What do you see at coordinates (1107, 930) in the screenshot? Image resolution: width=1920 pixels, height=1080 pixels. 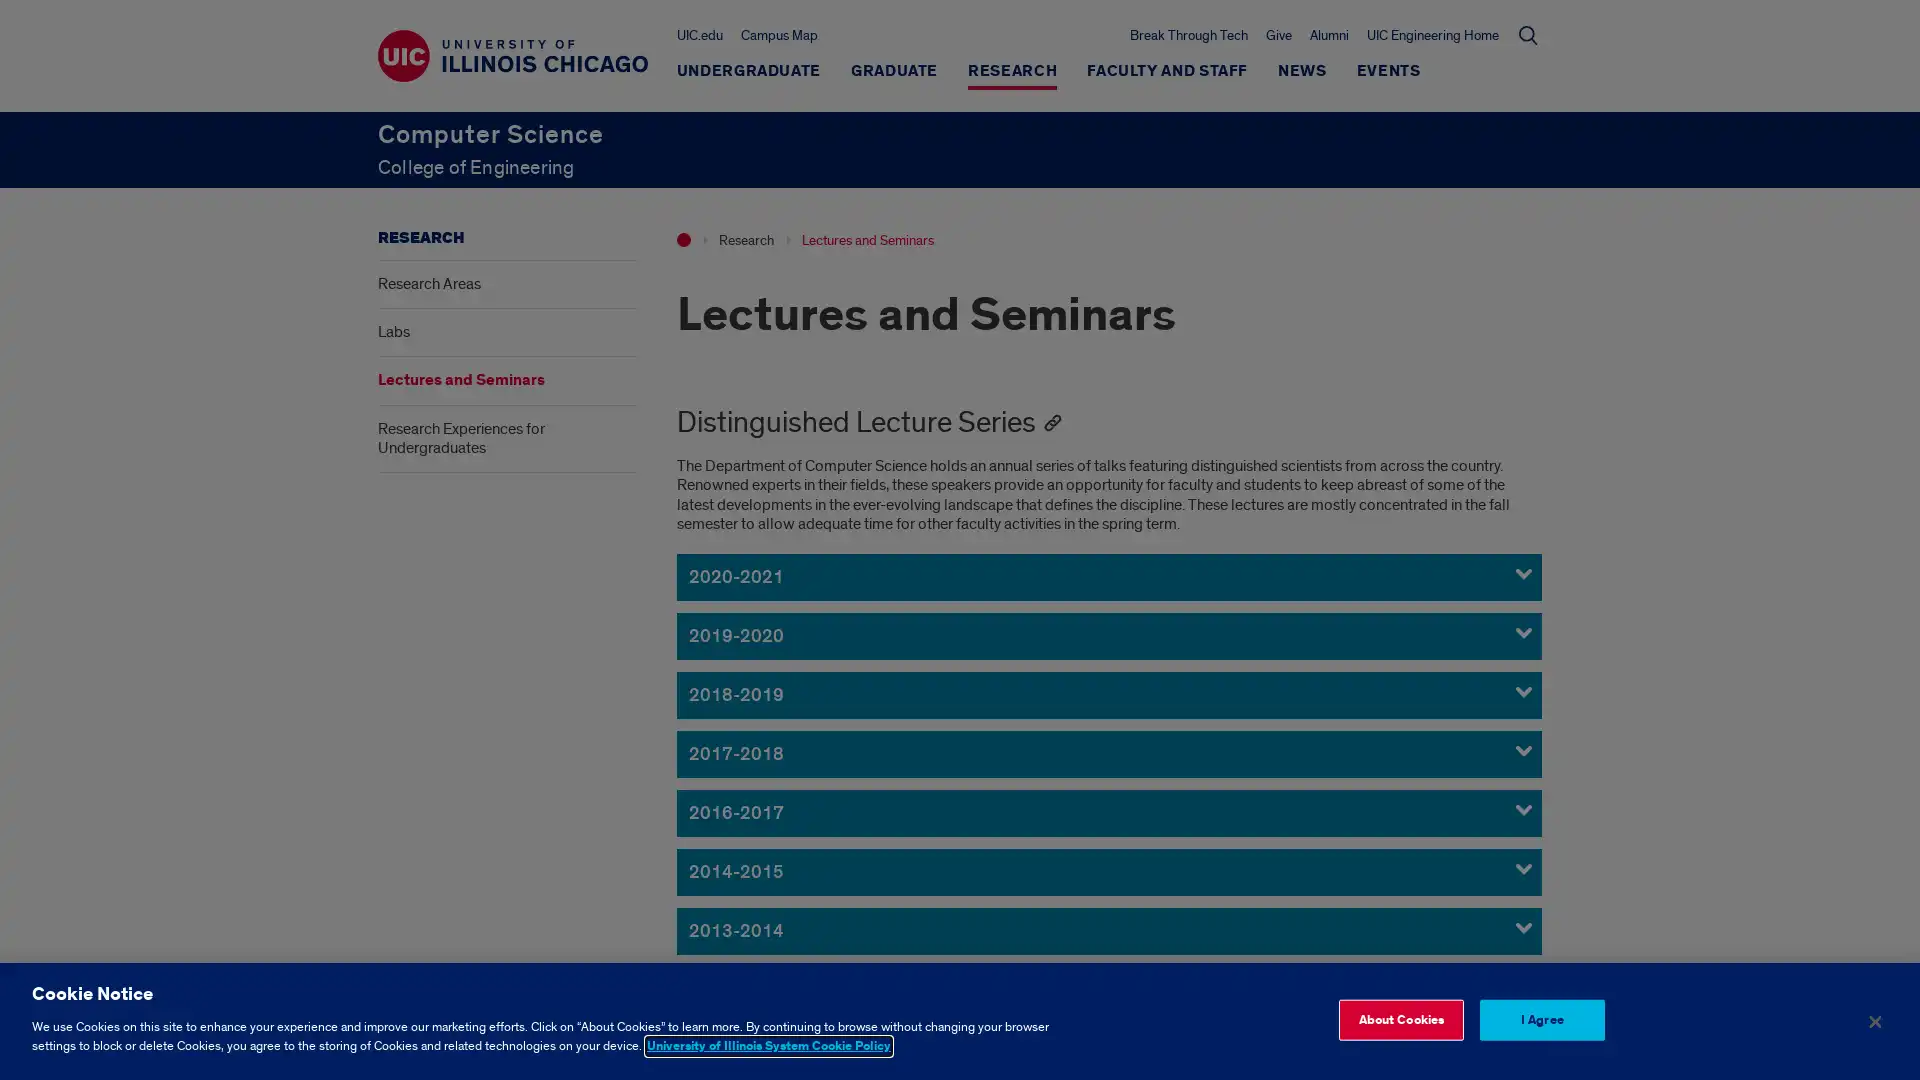 I see `2013-2014` at bounding box center [1107, 930].